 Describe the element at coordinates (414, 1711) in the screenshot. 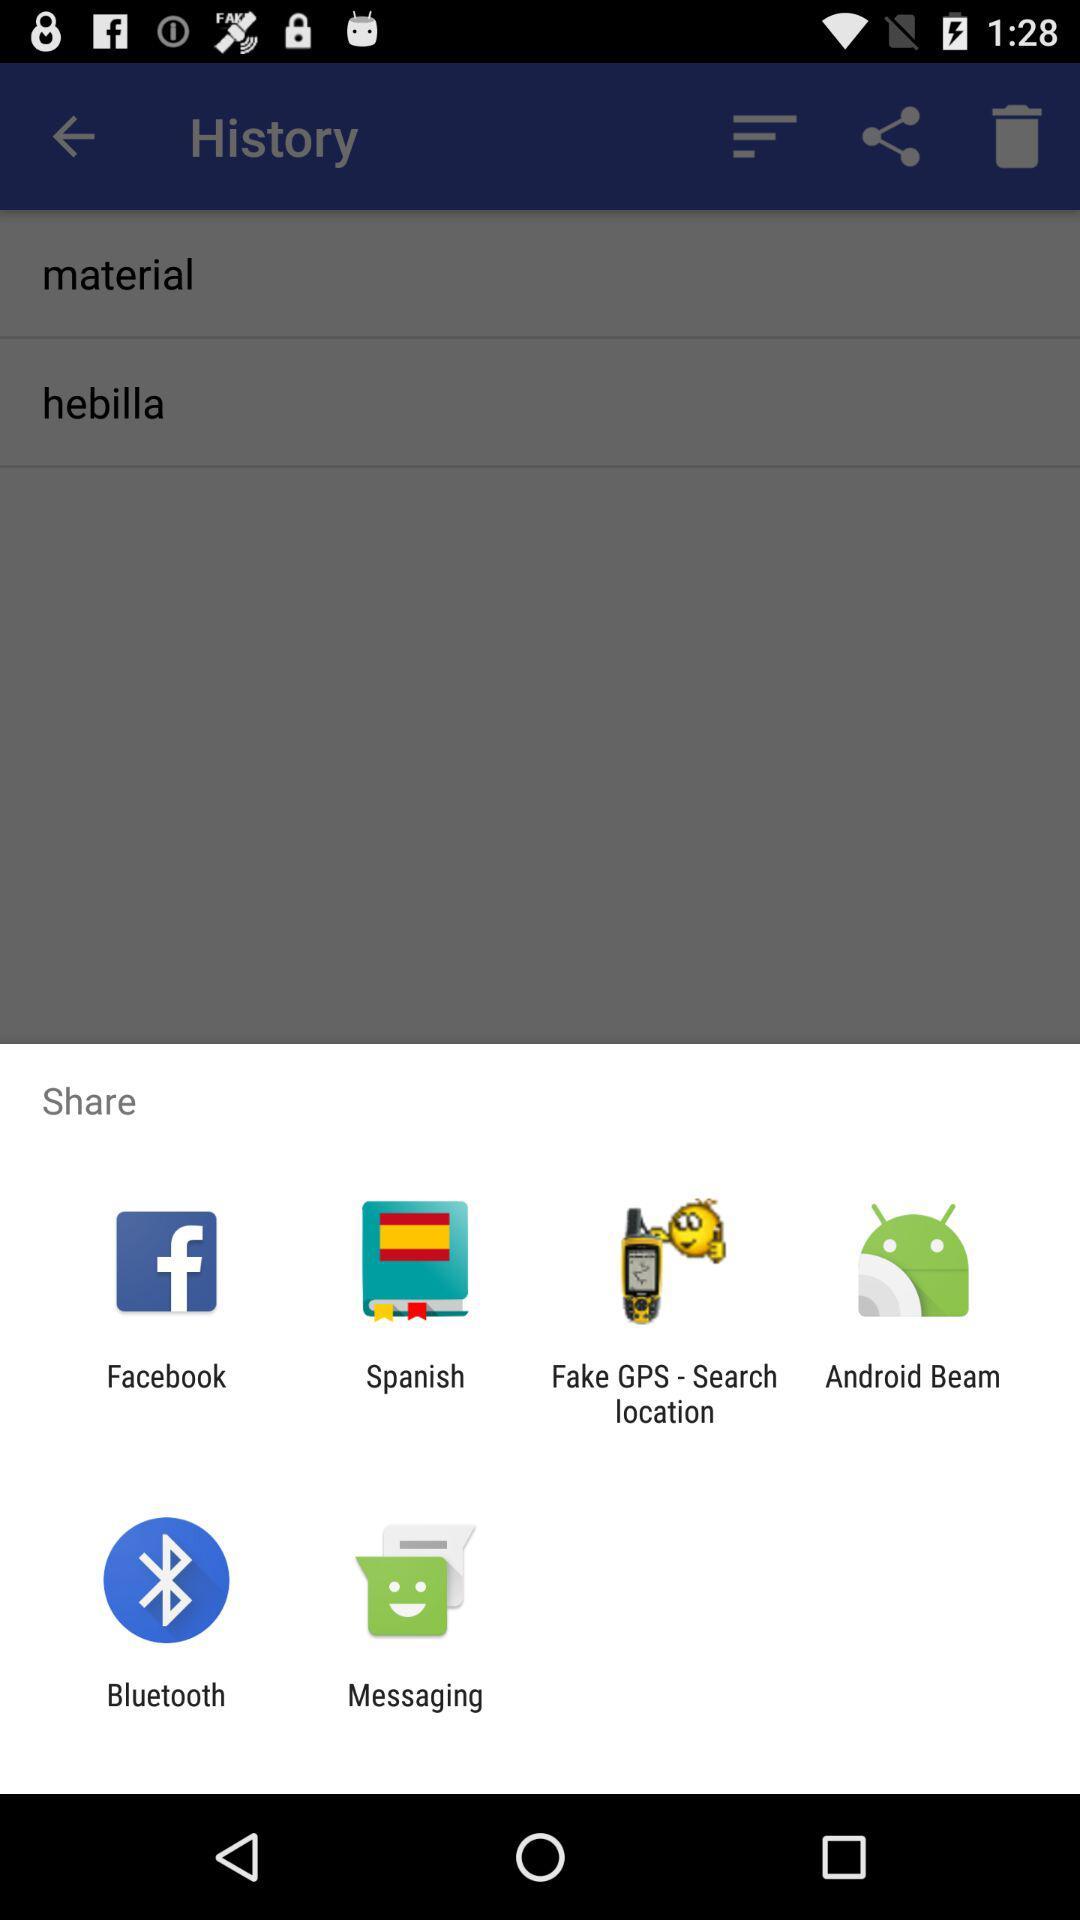

I see `messaging` at that location.